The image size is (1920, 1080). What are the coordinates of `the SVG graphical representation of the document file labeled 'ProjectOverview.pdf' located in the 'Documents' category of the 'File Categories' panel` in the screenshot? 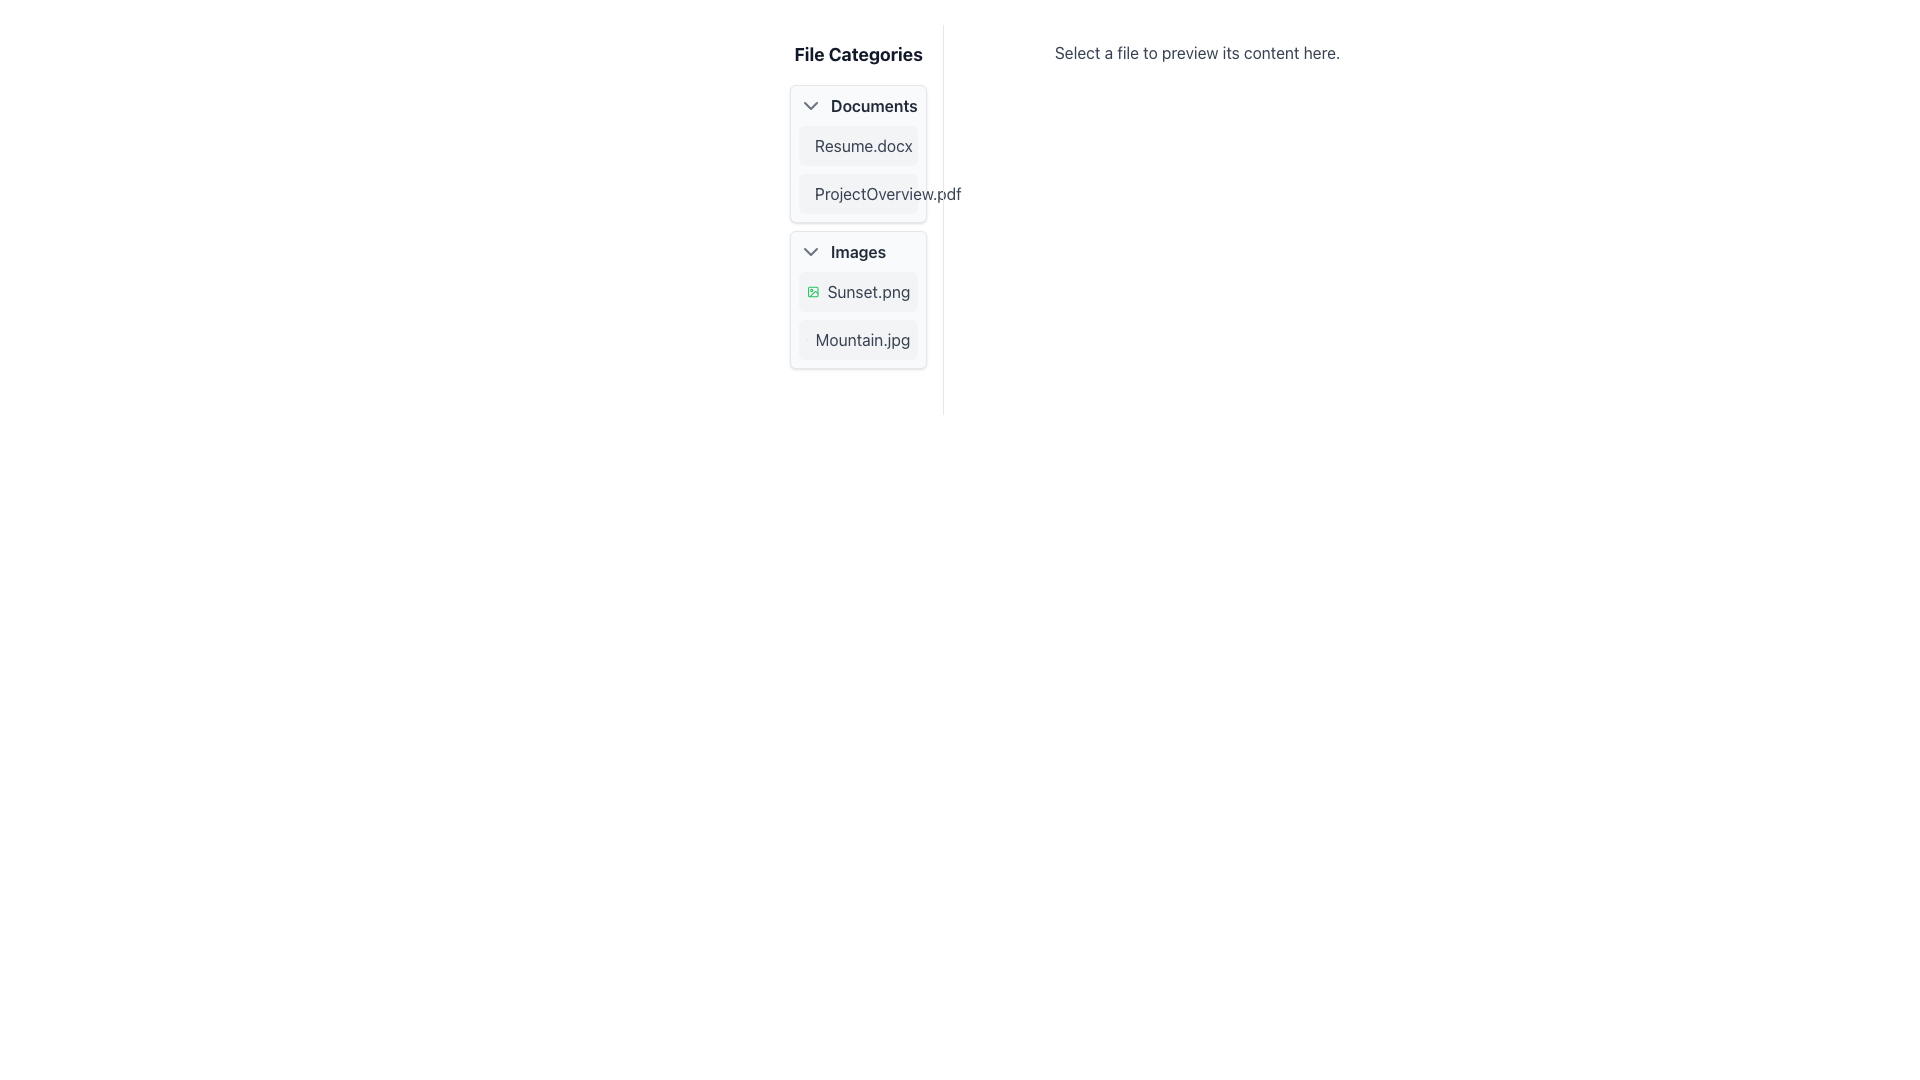 It's located at (819, 193).